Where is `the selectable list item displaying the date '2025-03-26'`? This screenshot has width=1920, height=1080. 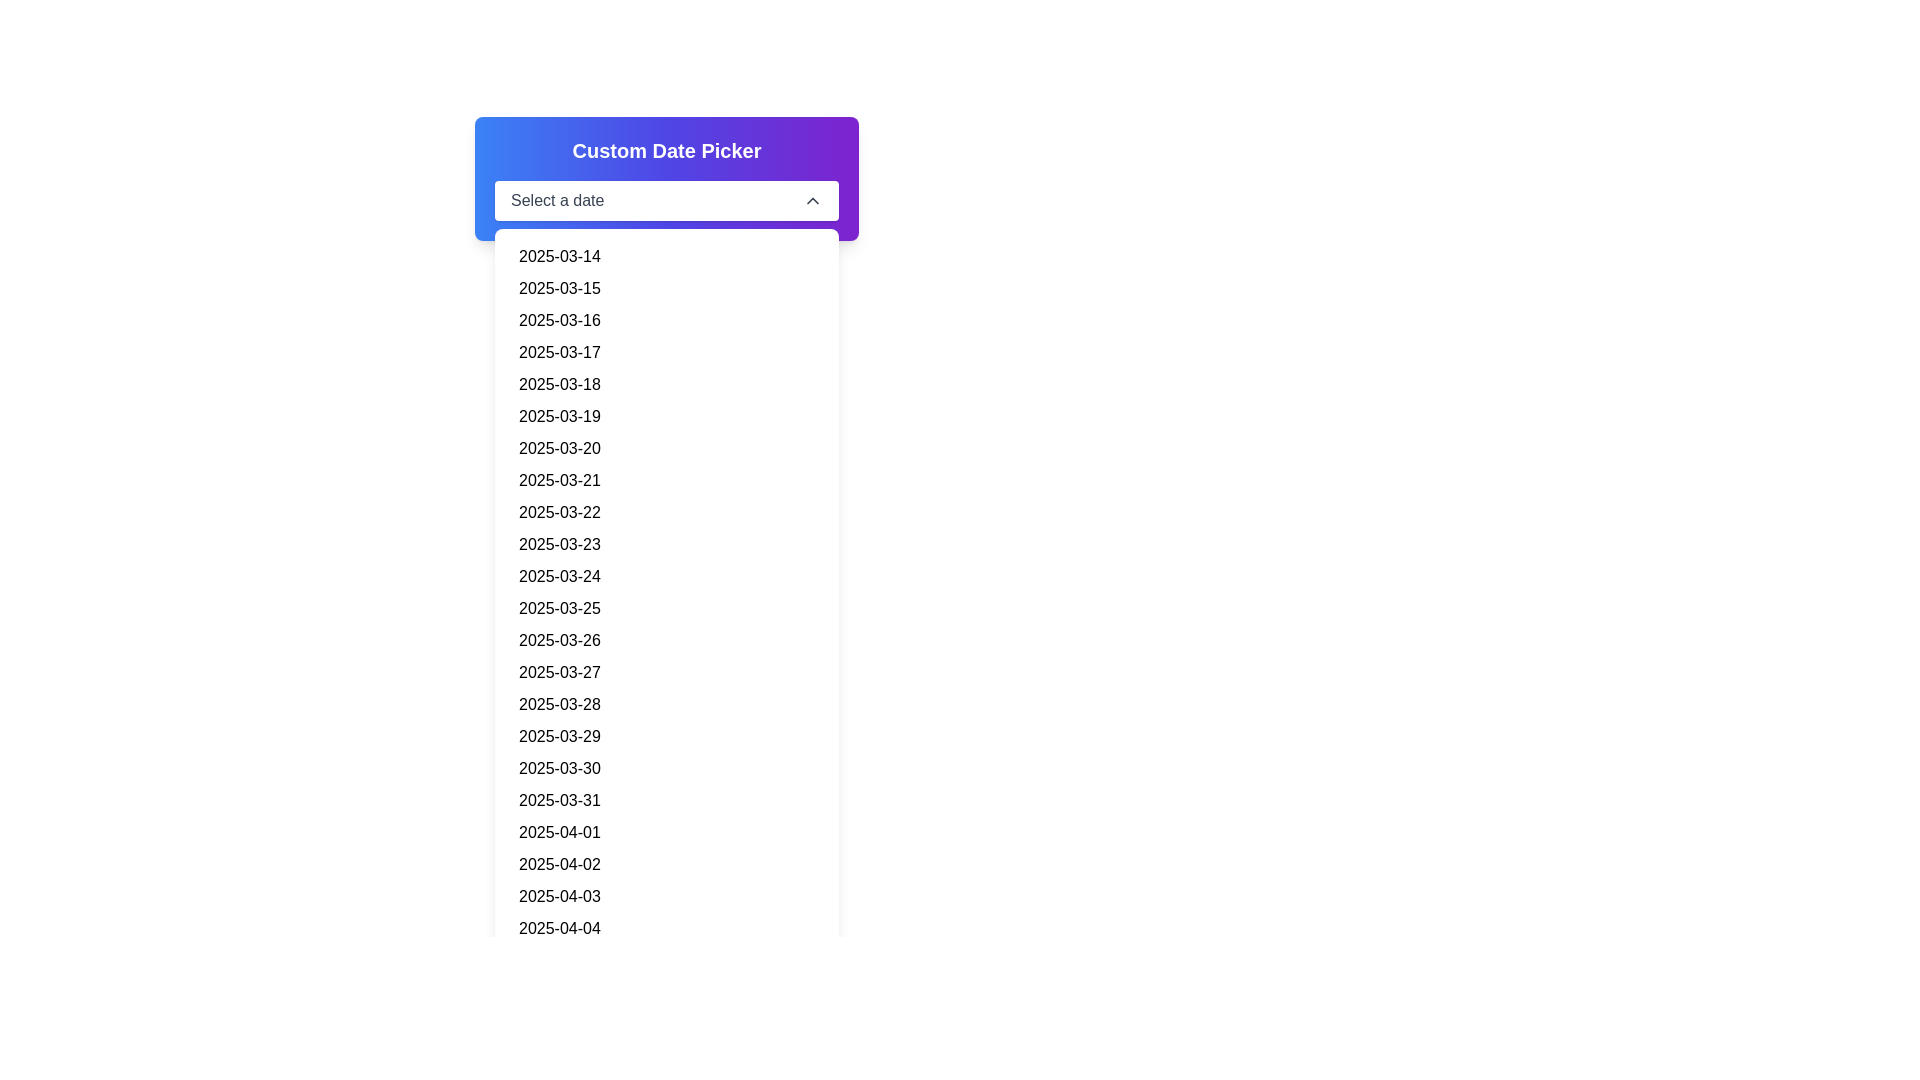
the selectable list item displaying the date '2025-03-26' is located at coordinates (667, 640).